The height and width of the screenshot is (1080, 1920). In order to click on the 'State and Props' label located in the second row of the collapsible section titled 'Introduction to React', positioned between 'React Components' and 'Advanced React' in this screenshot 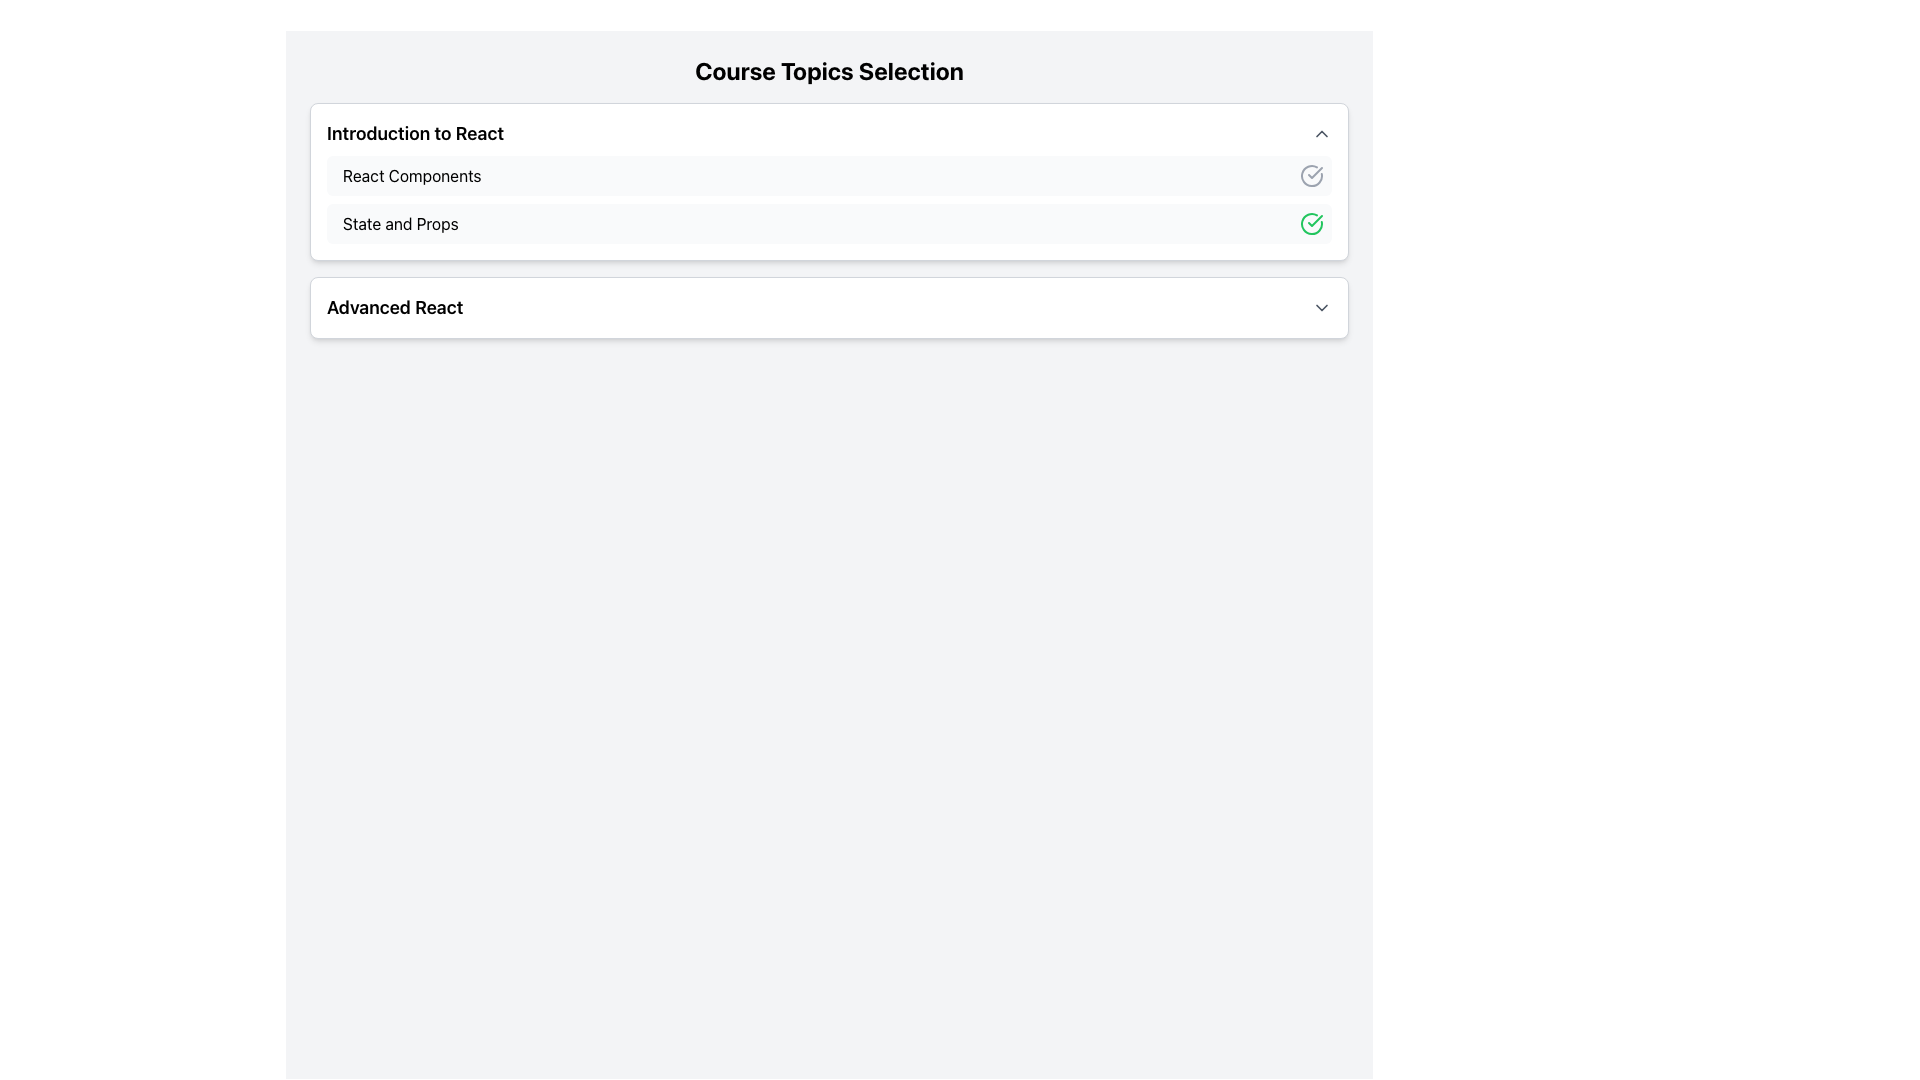, I will do `click(400, 223)`.